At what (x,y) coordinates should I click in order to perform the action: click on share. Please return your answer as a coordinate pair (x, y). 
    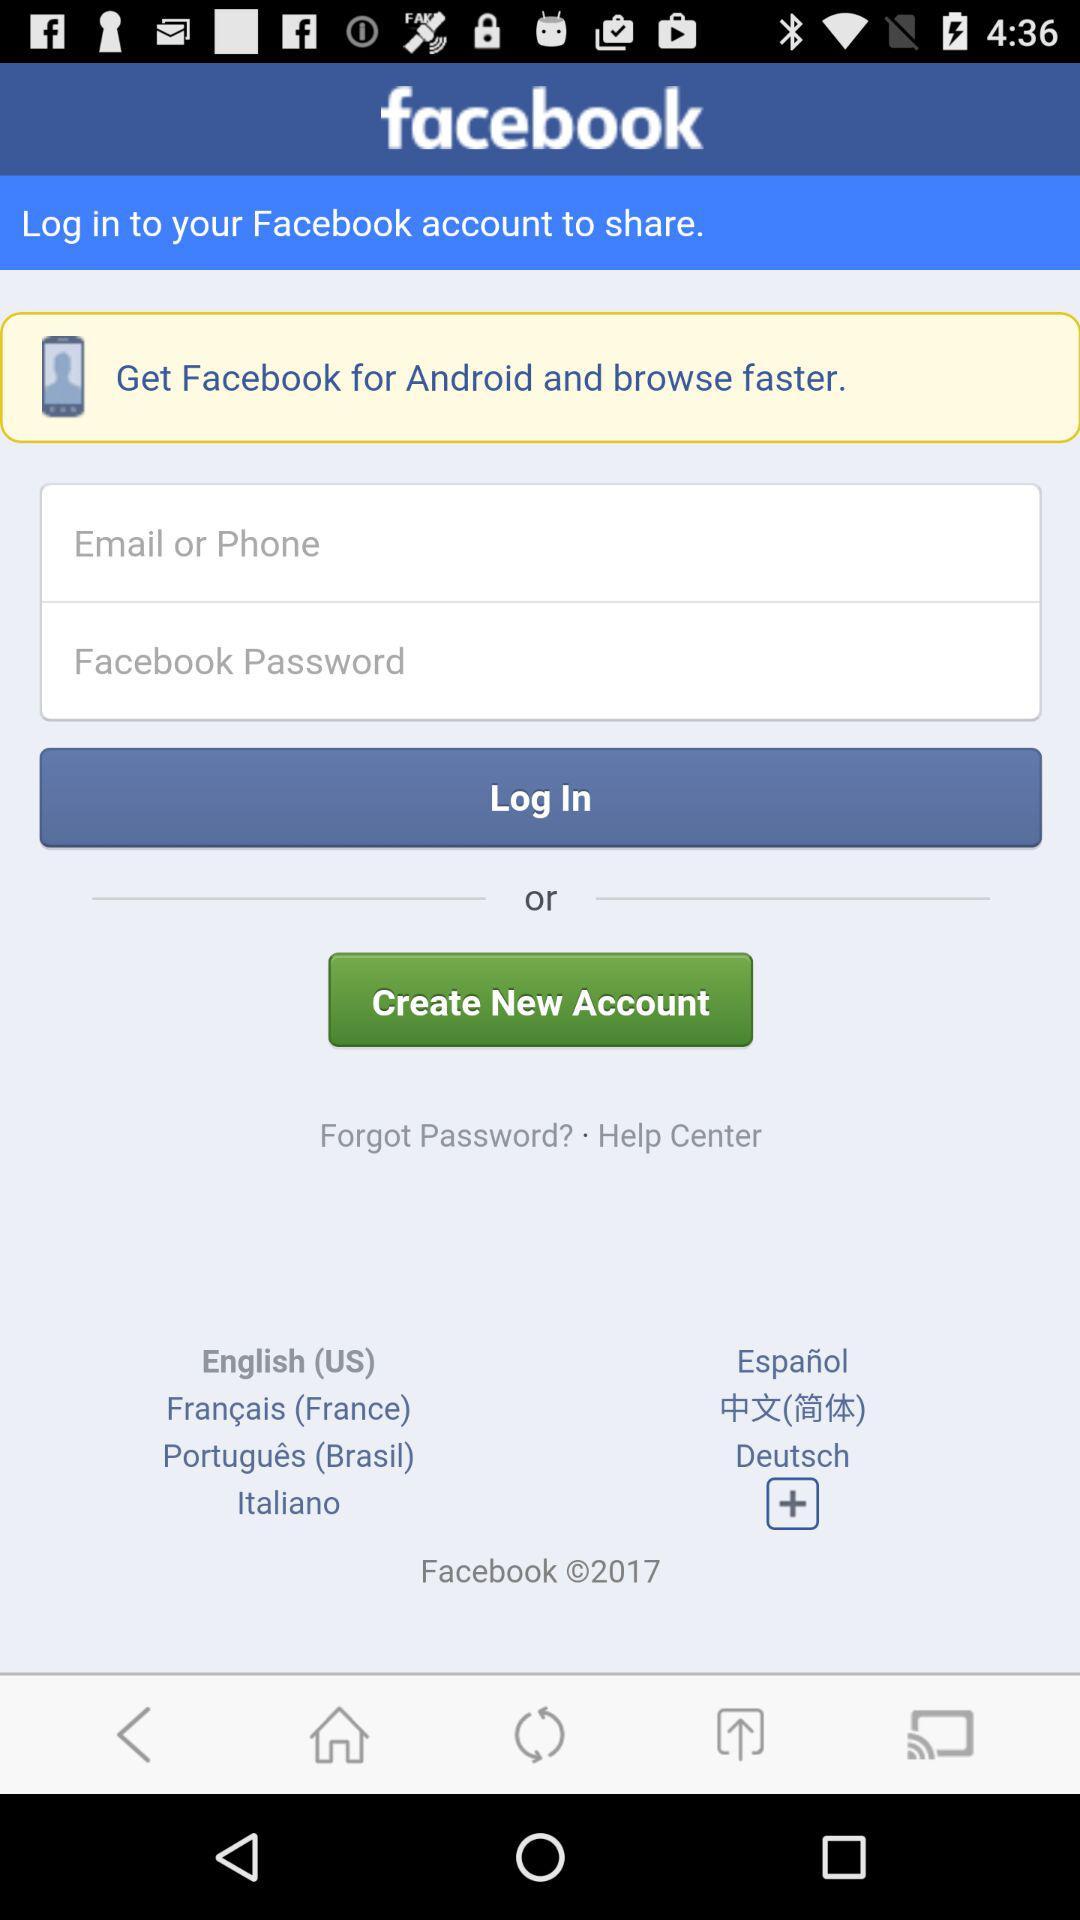
    Looking at the image, I should click on (739, 1733).